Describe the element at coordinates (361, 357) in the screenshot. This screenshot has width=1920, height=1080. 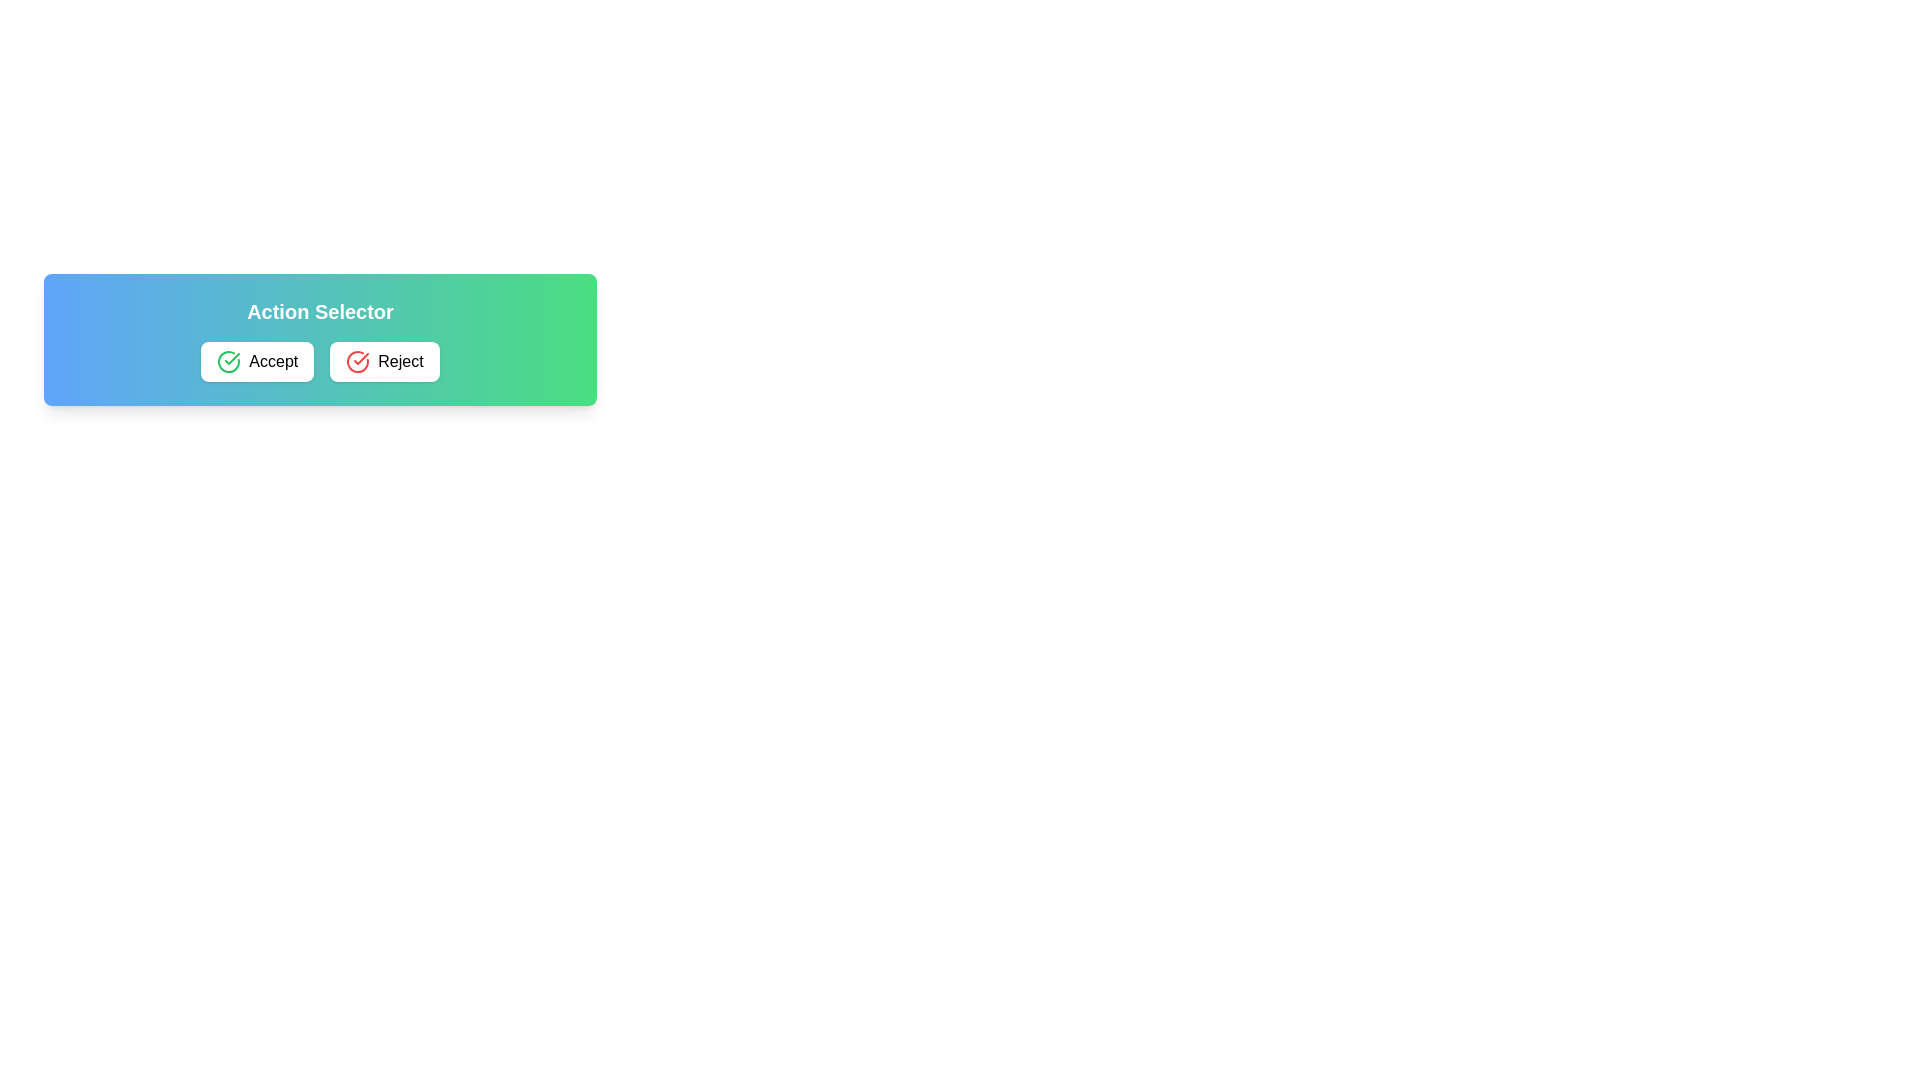
I see `the red checkmark icon within the 'Reject' button, which is the second button from the left in a two-button layout` at that location.